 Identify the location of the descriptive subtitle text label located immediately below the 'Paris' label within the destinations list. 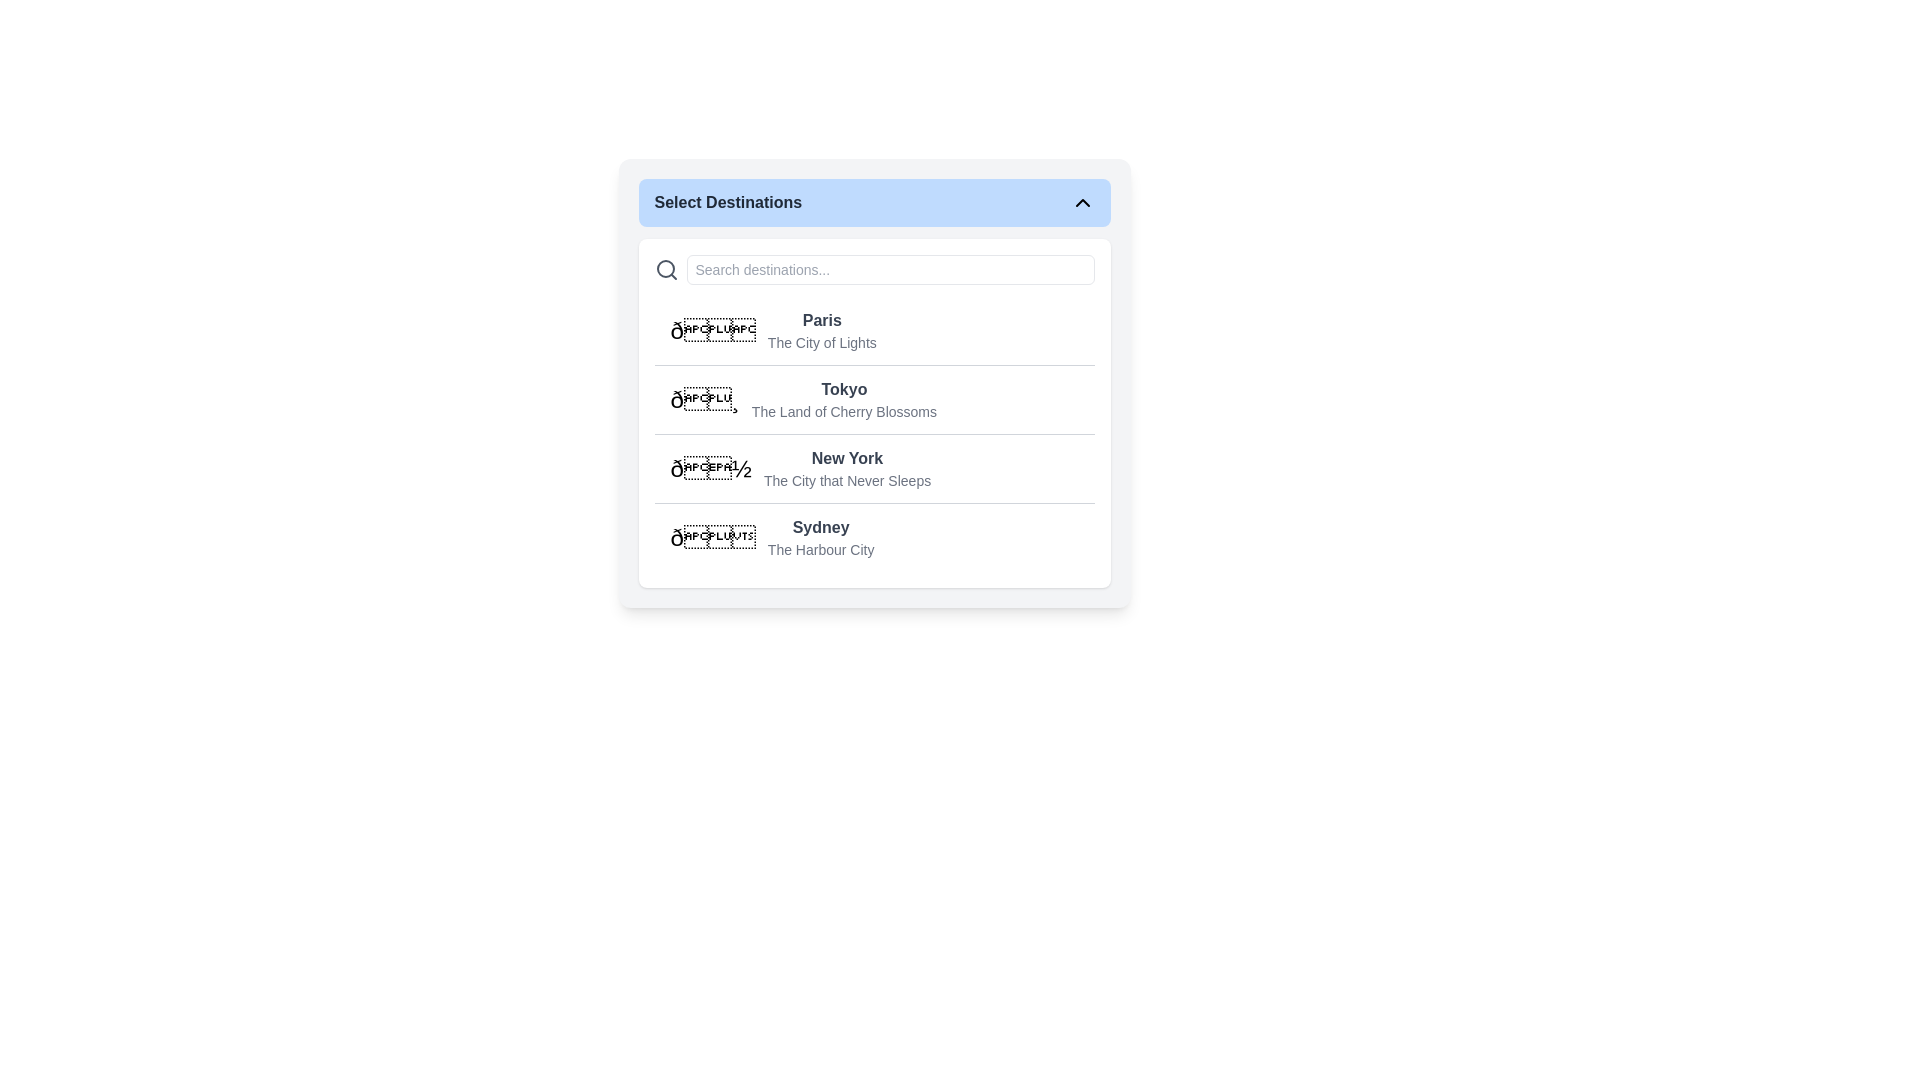
(822, 342).